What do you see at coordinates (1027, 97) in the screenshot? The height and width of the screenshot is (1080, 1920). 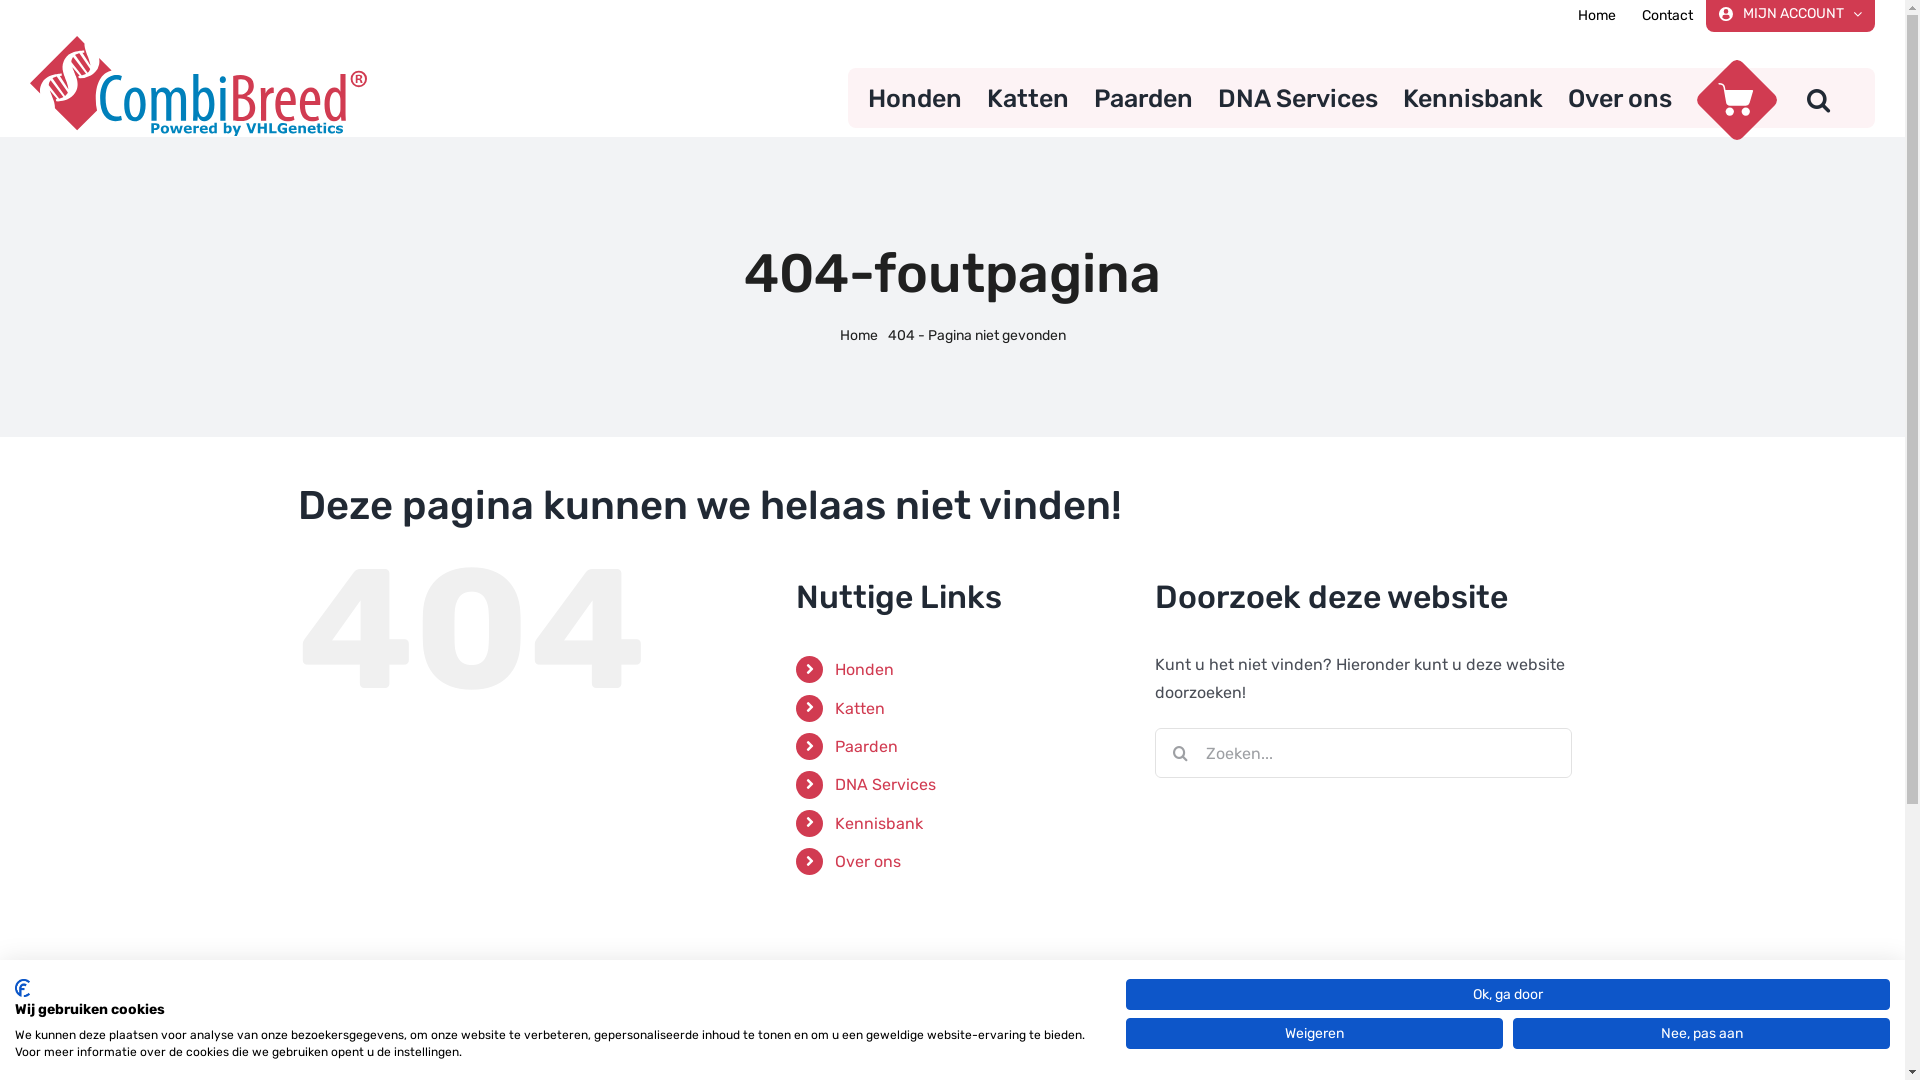 I see `'Katten'` at bounding box center [1027, 97].